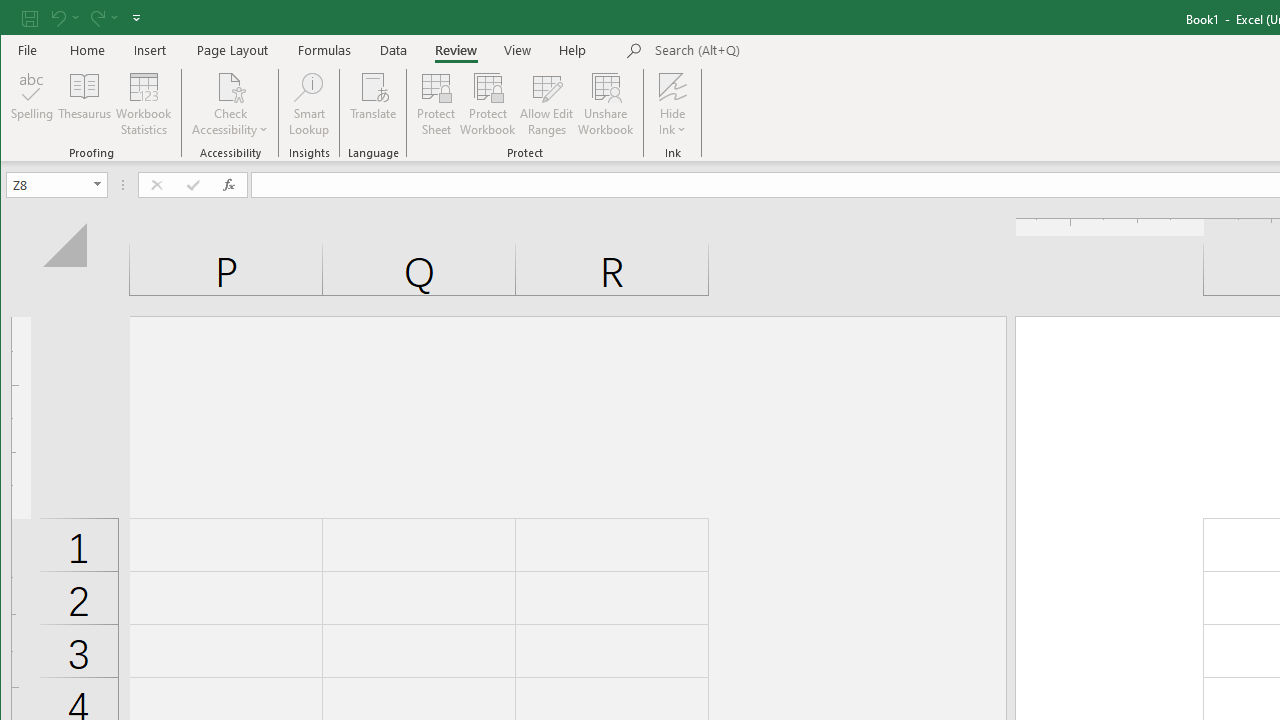 The image size is (1280, 720). What do you see at coordinates (102, 17) in the screenshot?
I see `'Redo'` at bounding box center [102, 17].